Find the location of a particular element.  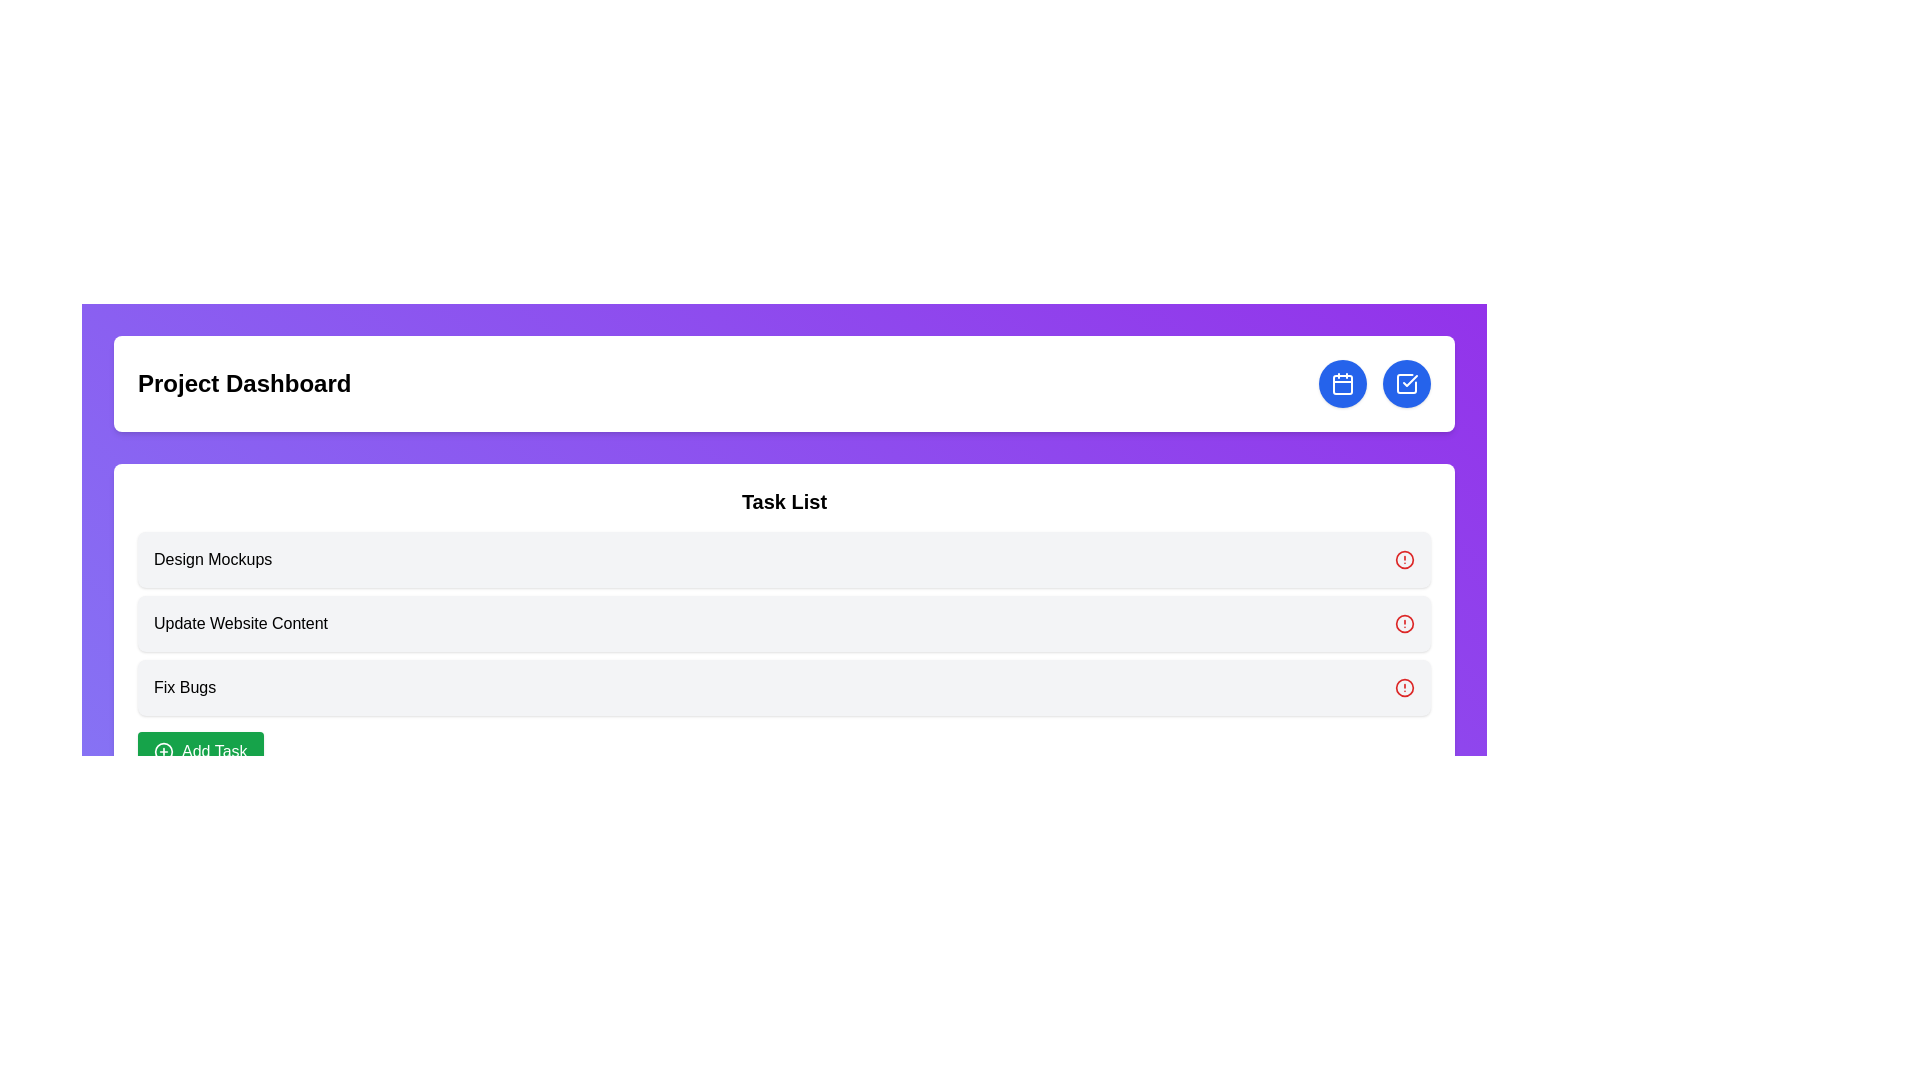

the bold, large-text label displaying 'Task List' that is visually prominent within the white rounded rectangular box is located at coordinates (783, 500).